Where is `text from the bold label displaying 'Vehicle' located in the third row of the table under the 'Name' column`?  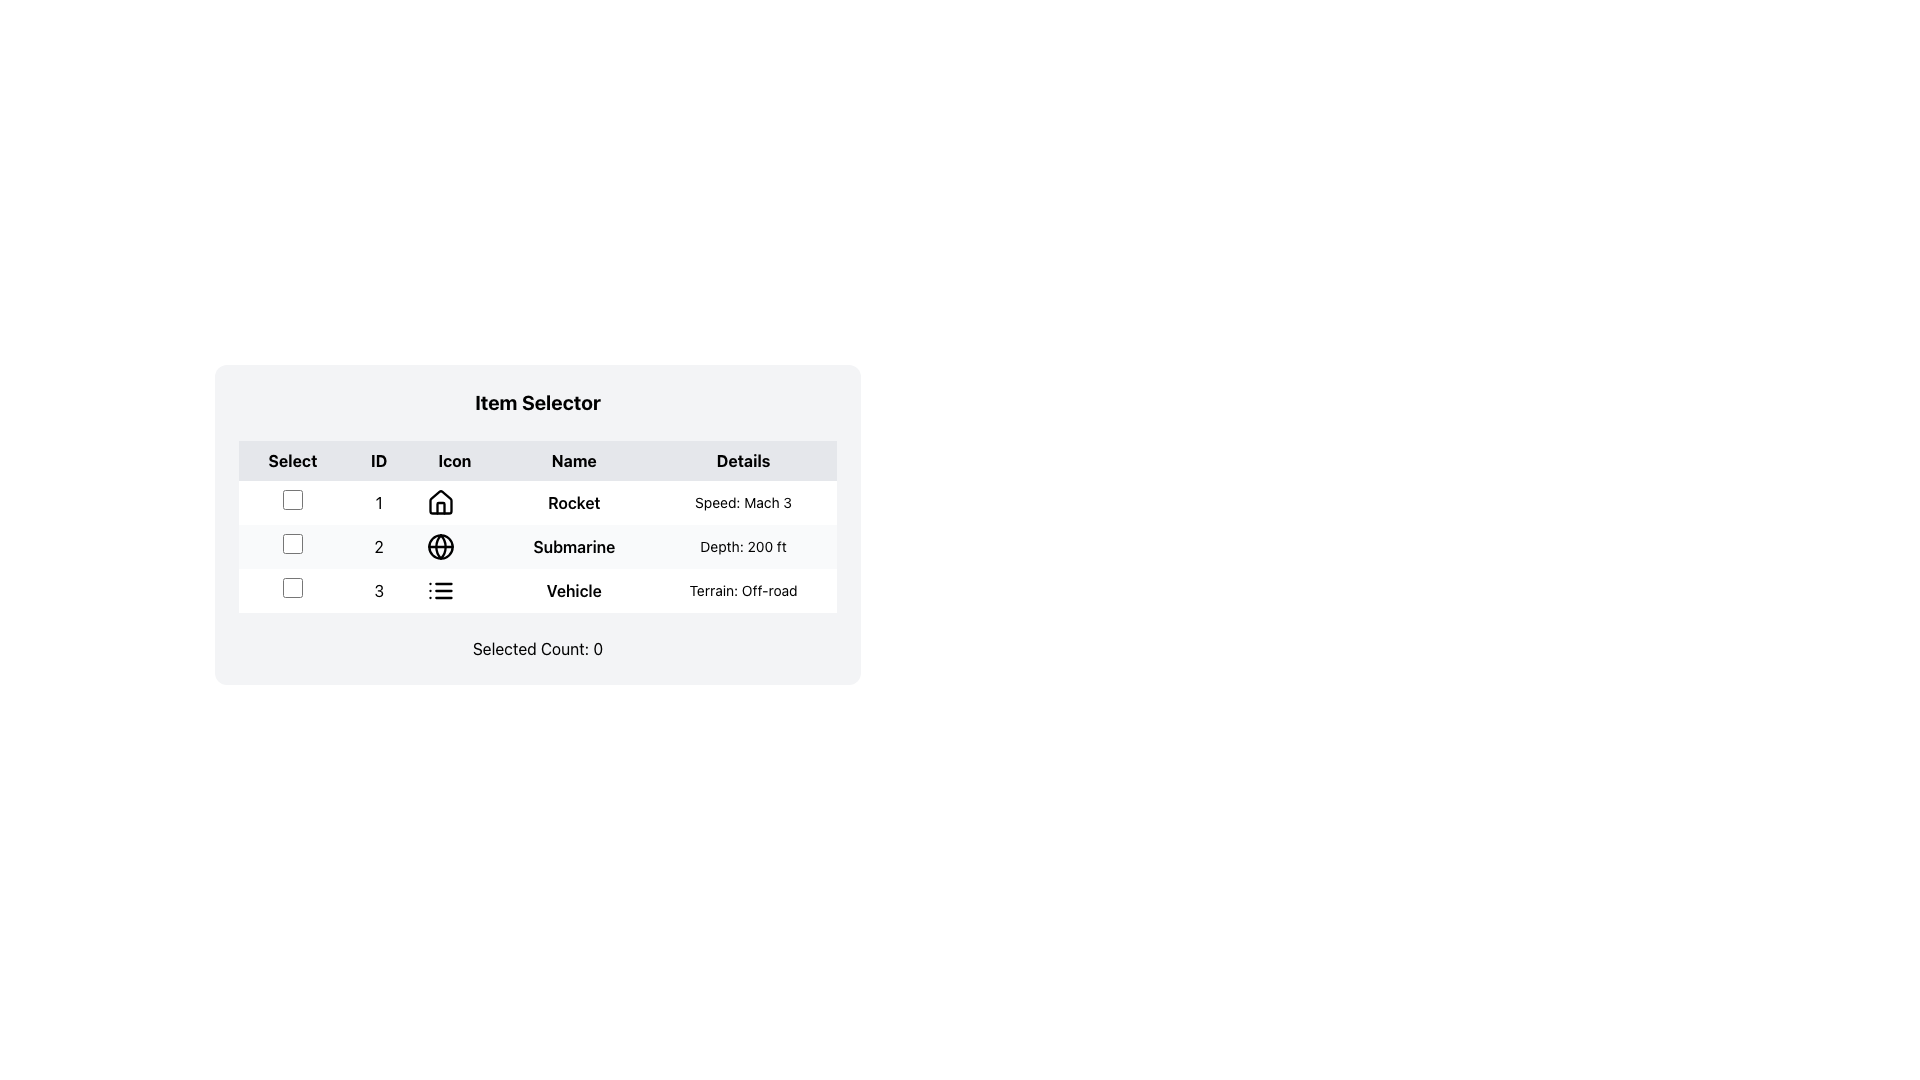
text from the bold label displaying 'Vehicle' located in the third row of the table under the 'Name' column is located at coordinates (573, 589).